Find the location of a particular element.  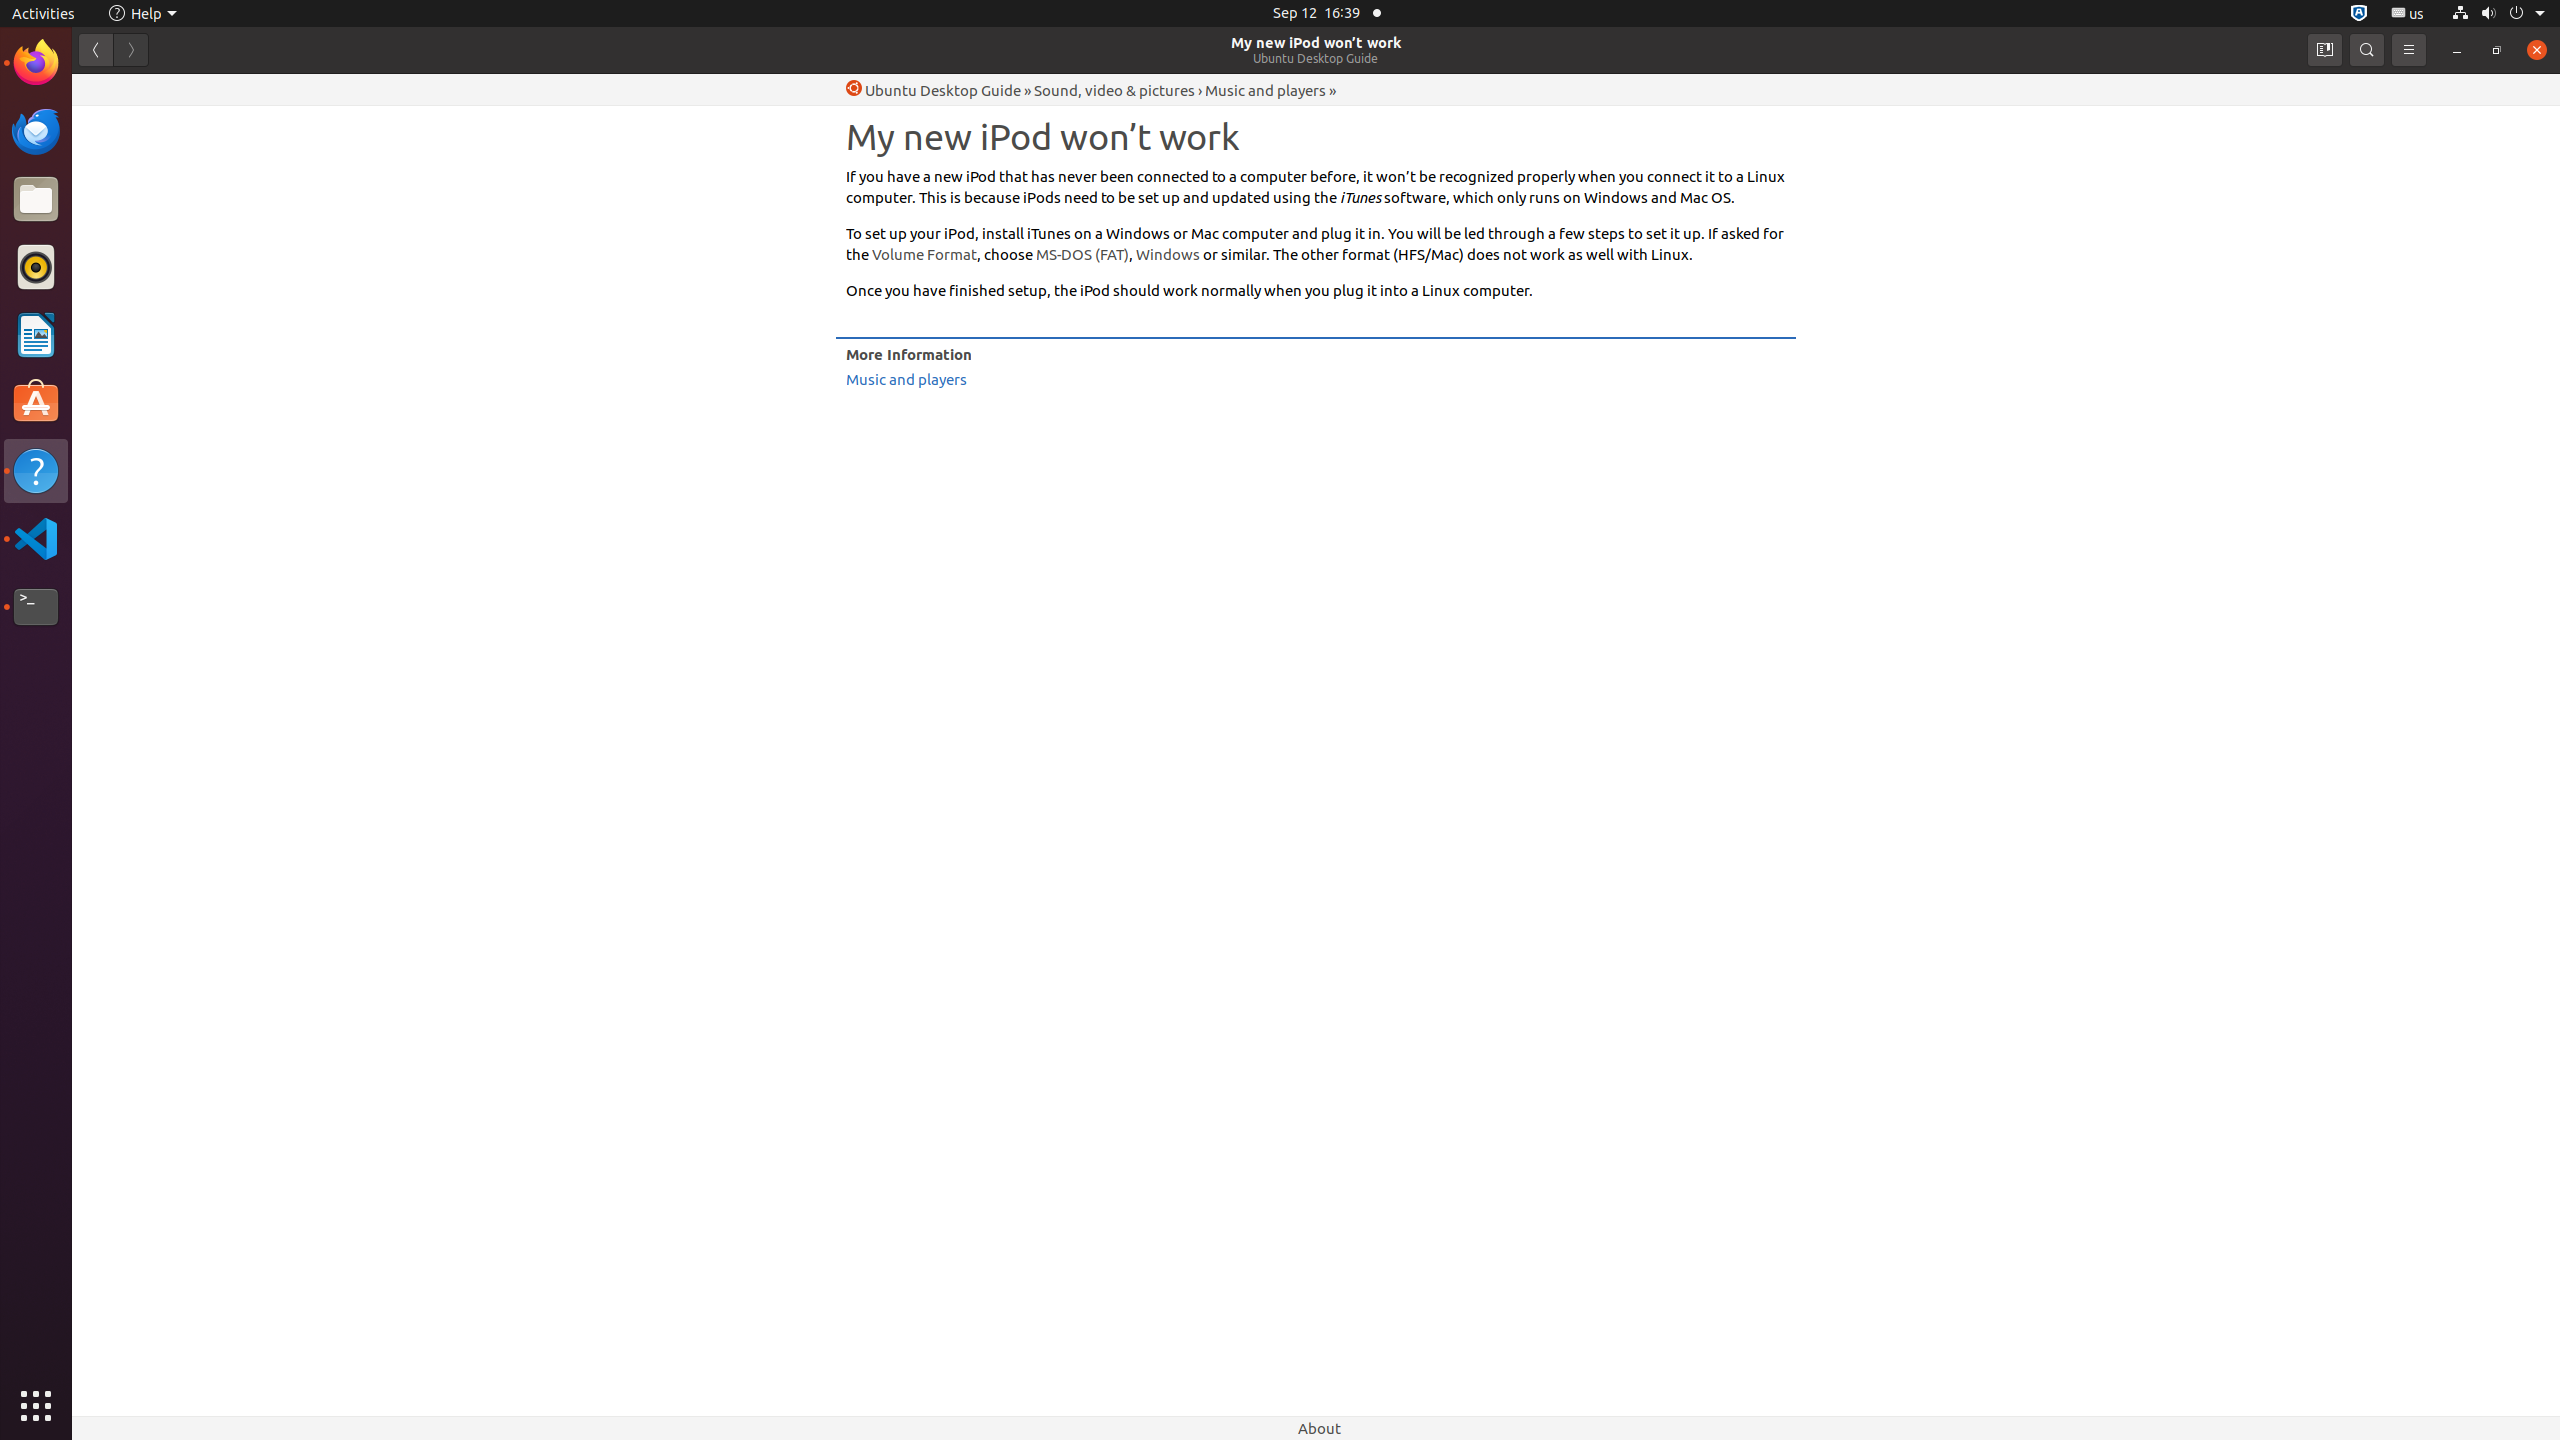

'Sound, video & pictures' is located at coordinates (1113, 89).